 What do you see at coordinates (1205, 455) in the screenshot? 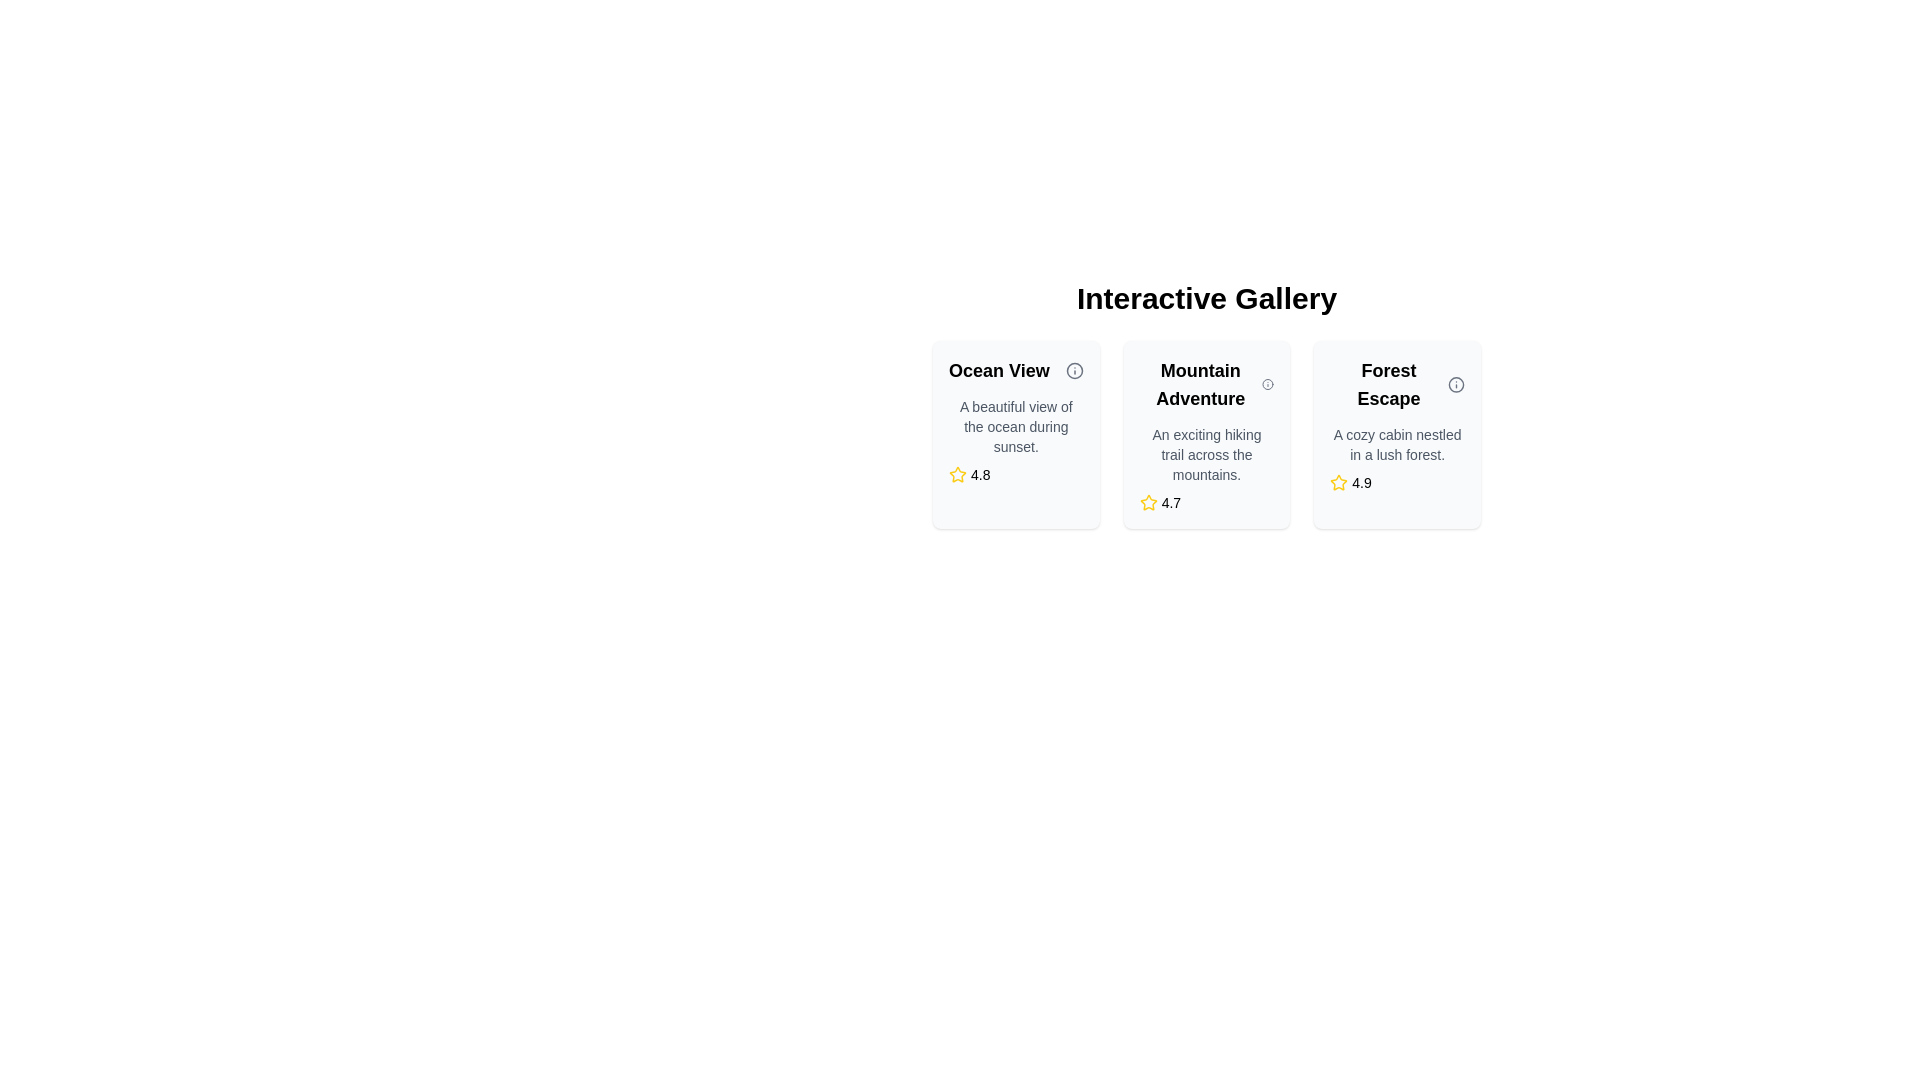
I see `the static text providing details about the hiking trail in the 'Mountain Adventure' card, located below the main title and above the star rating section` at bounding box center [1205, 455].